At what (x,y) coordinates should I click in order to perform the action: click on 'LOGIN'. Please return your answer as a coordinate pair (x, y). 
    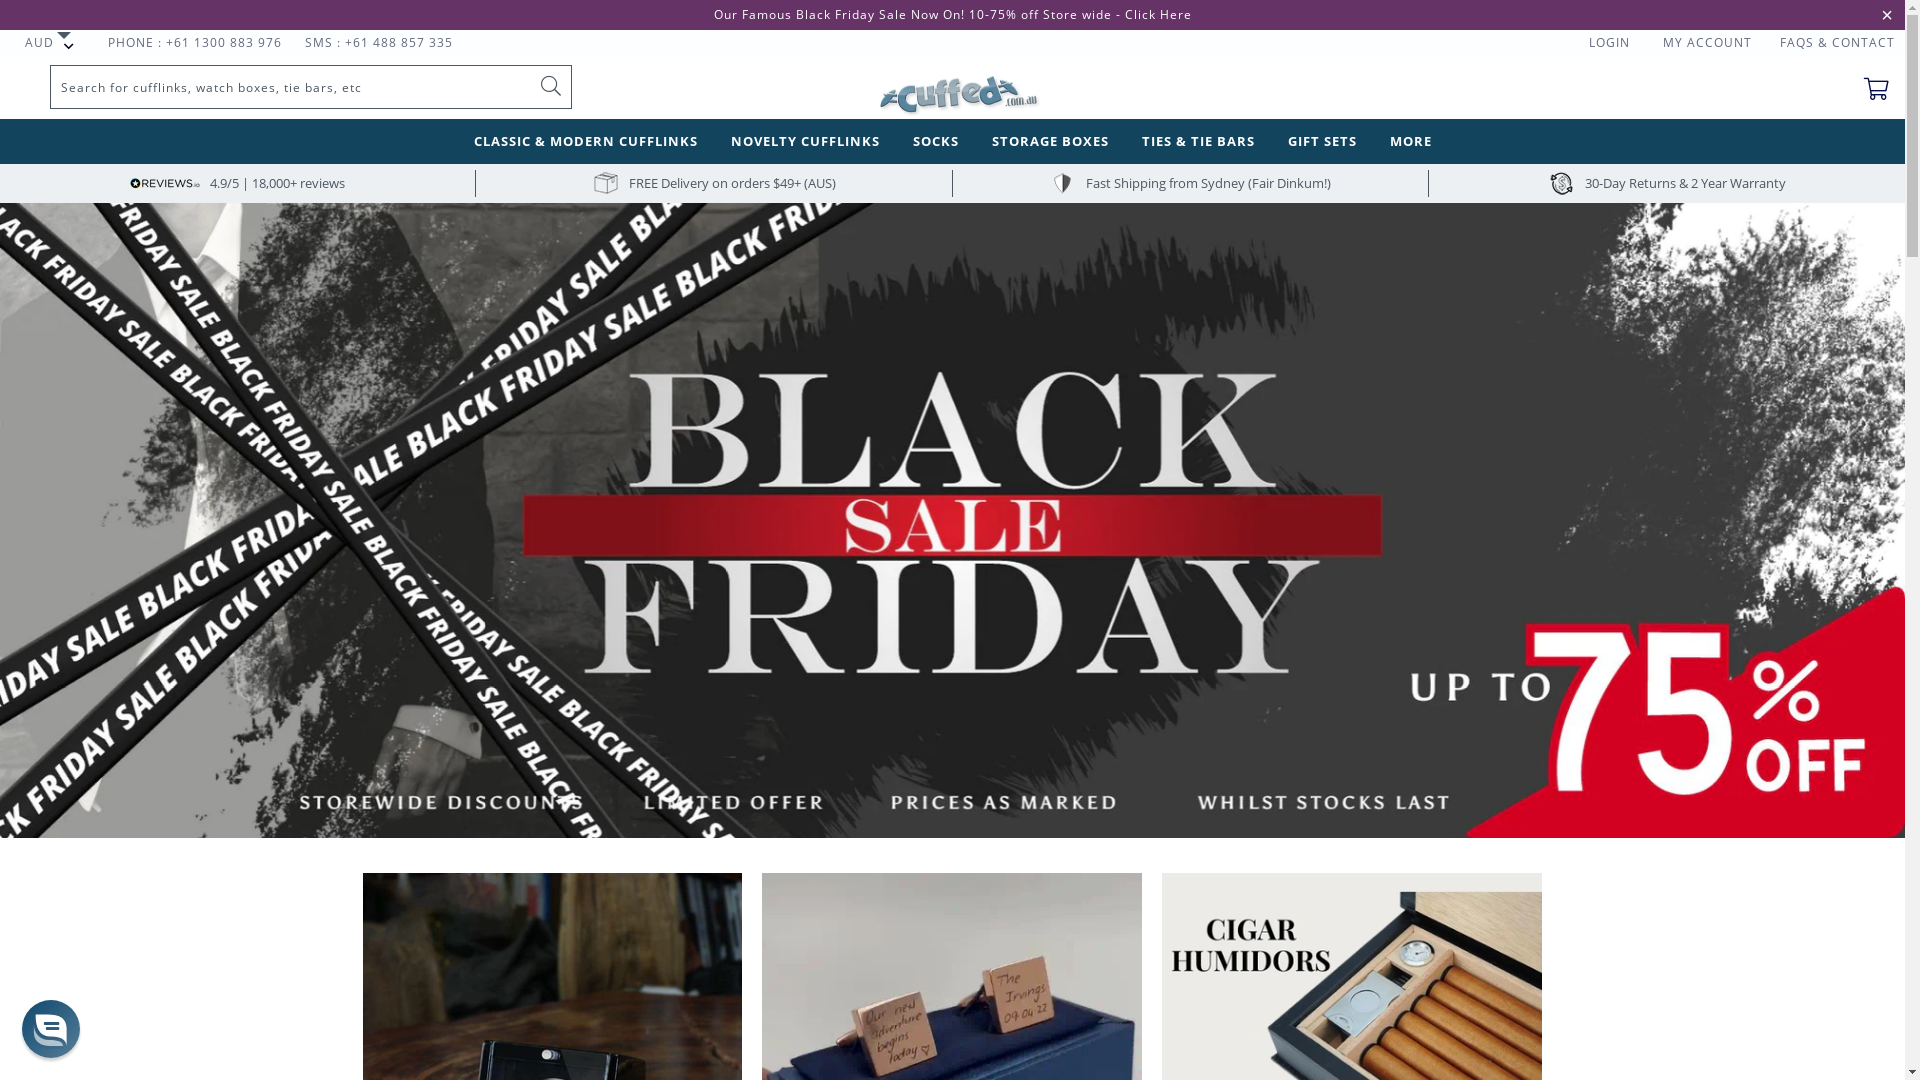
    Looking at the image, I should click on (1609, 42).